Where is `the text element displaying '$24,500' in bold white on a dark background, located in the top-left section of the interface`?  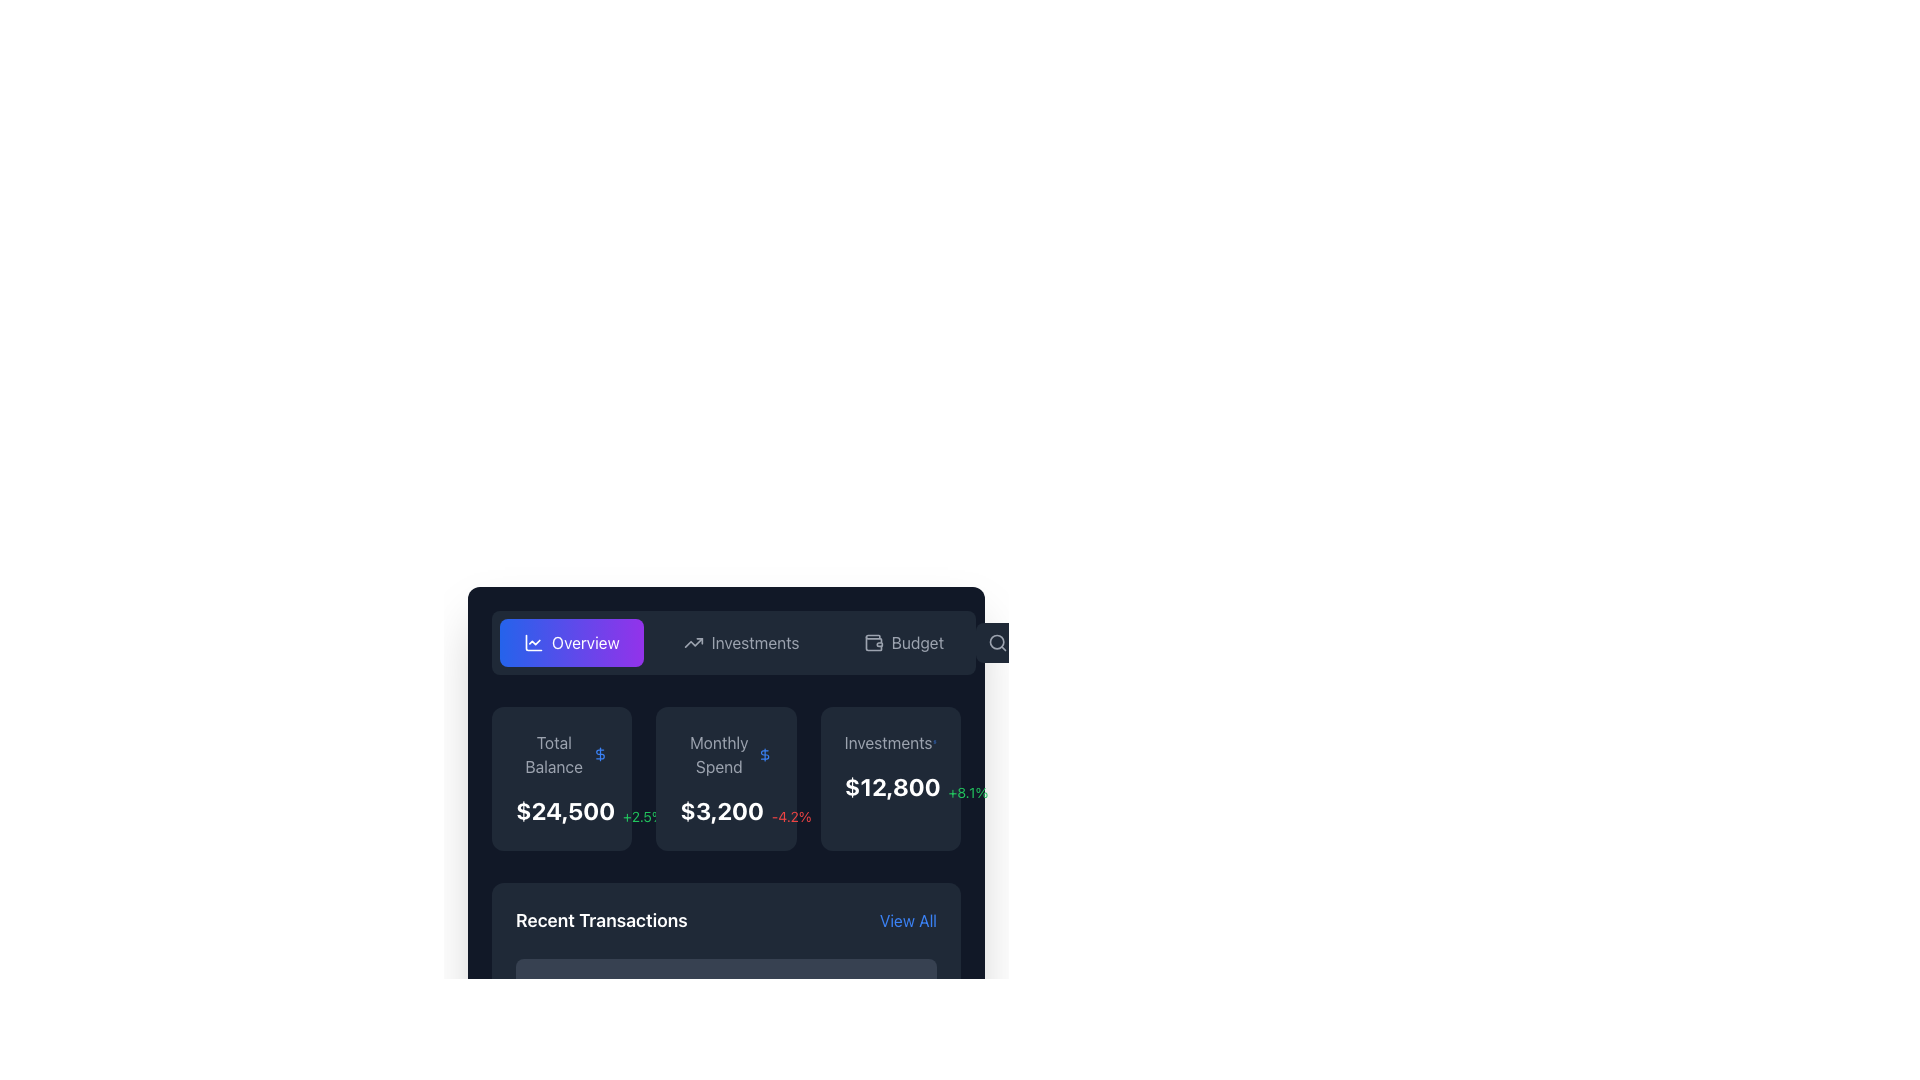
the text element displaying '$24,500' in bold white on a dark background, located in the top-left section of the interface is located at coordinates (564, 810).